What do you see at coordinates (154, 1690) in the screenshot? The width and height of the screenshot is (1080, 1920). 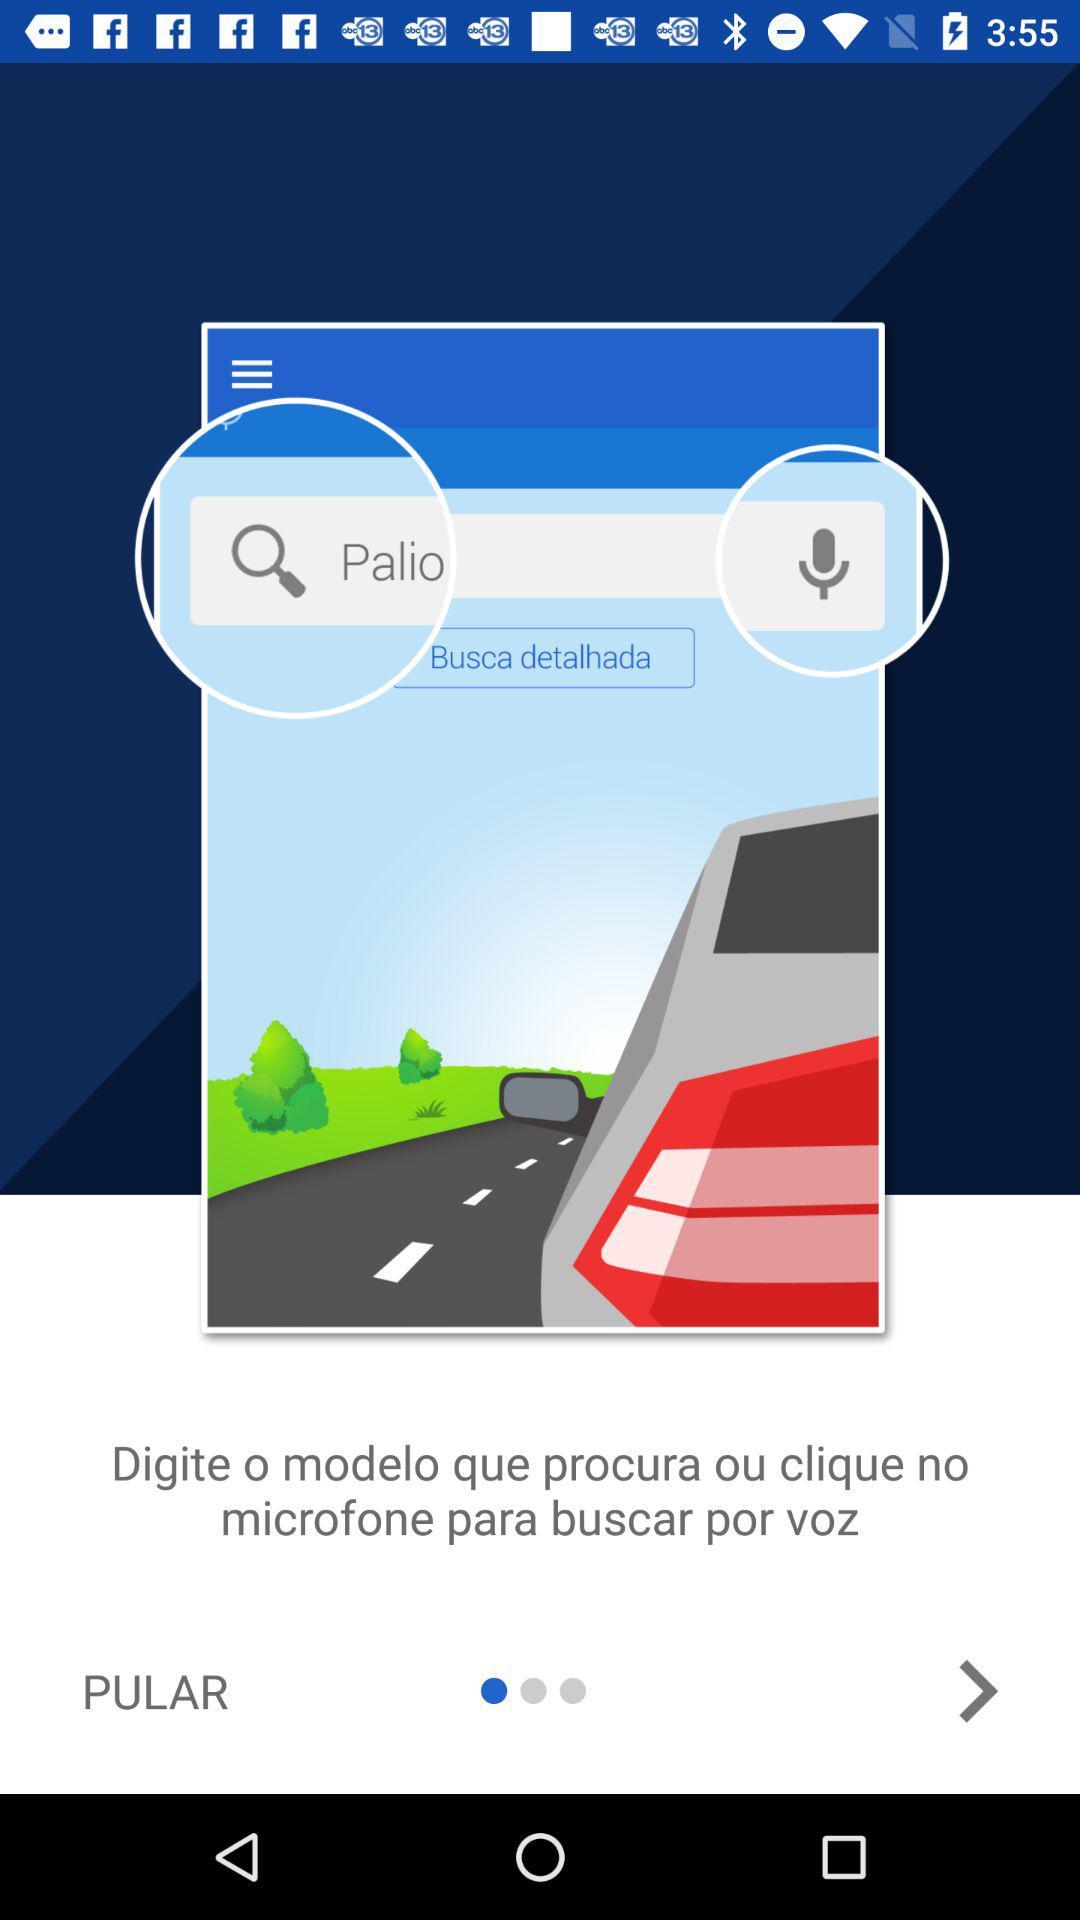 I see `pular item` at bounding box center [154, 1690].